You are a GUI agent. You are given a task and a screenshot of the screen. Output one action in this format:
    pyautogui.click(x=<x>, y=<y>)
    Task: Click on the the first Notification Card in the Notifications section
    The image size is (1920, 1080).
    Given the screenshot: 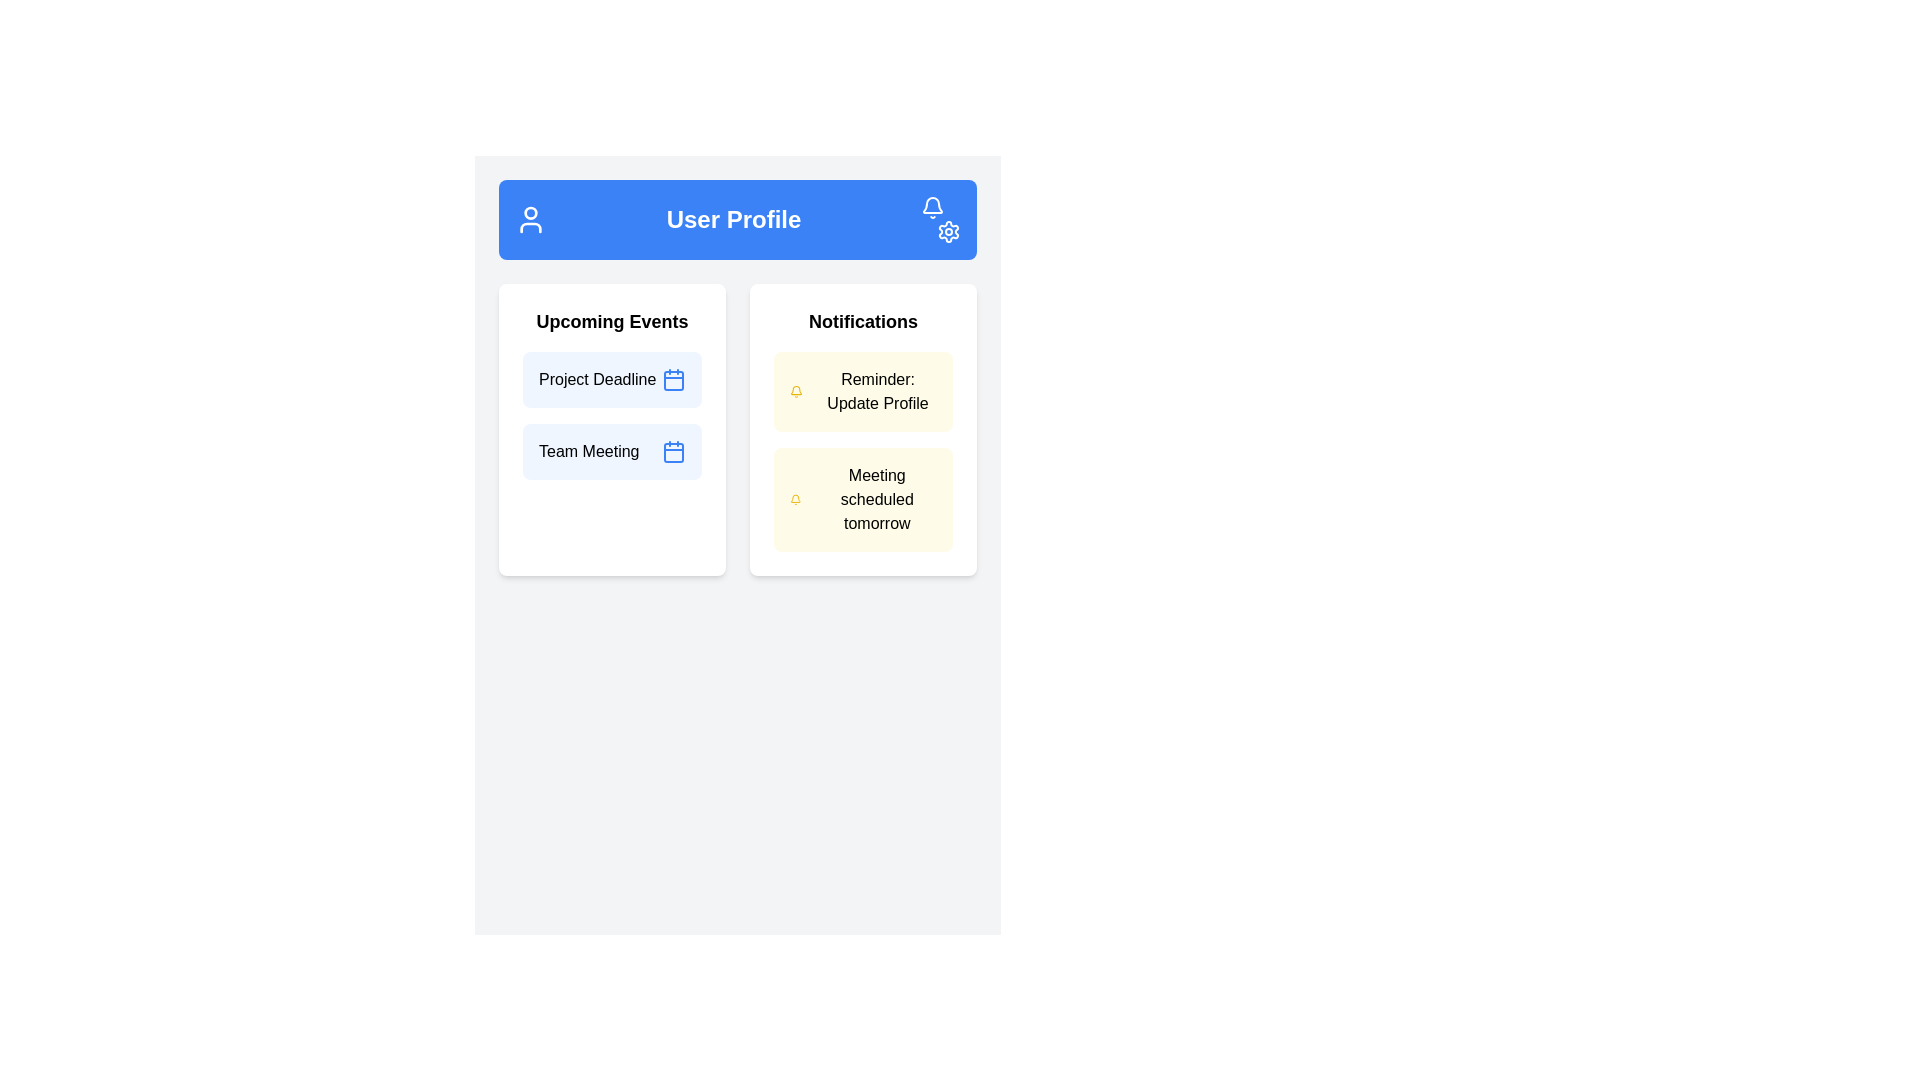 What is the action you would take?
    pyautogui.click(x=863, y=428)
    